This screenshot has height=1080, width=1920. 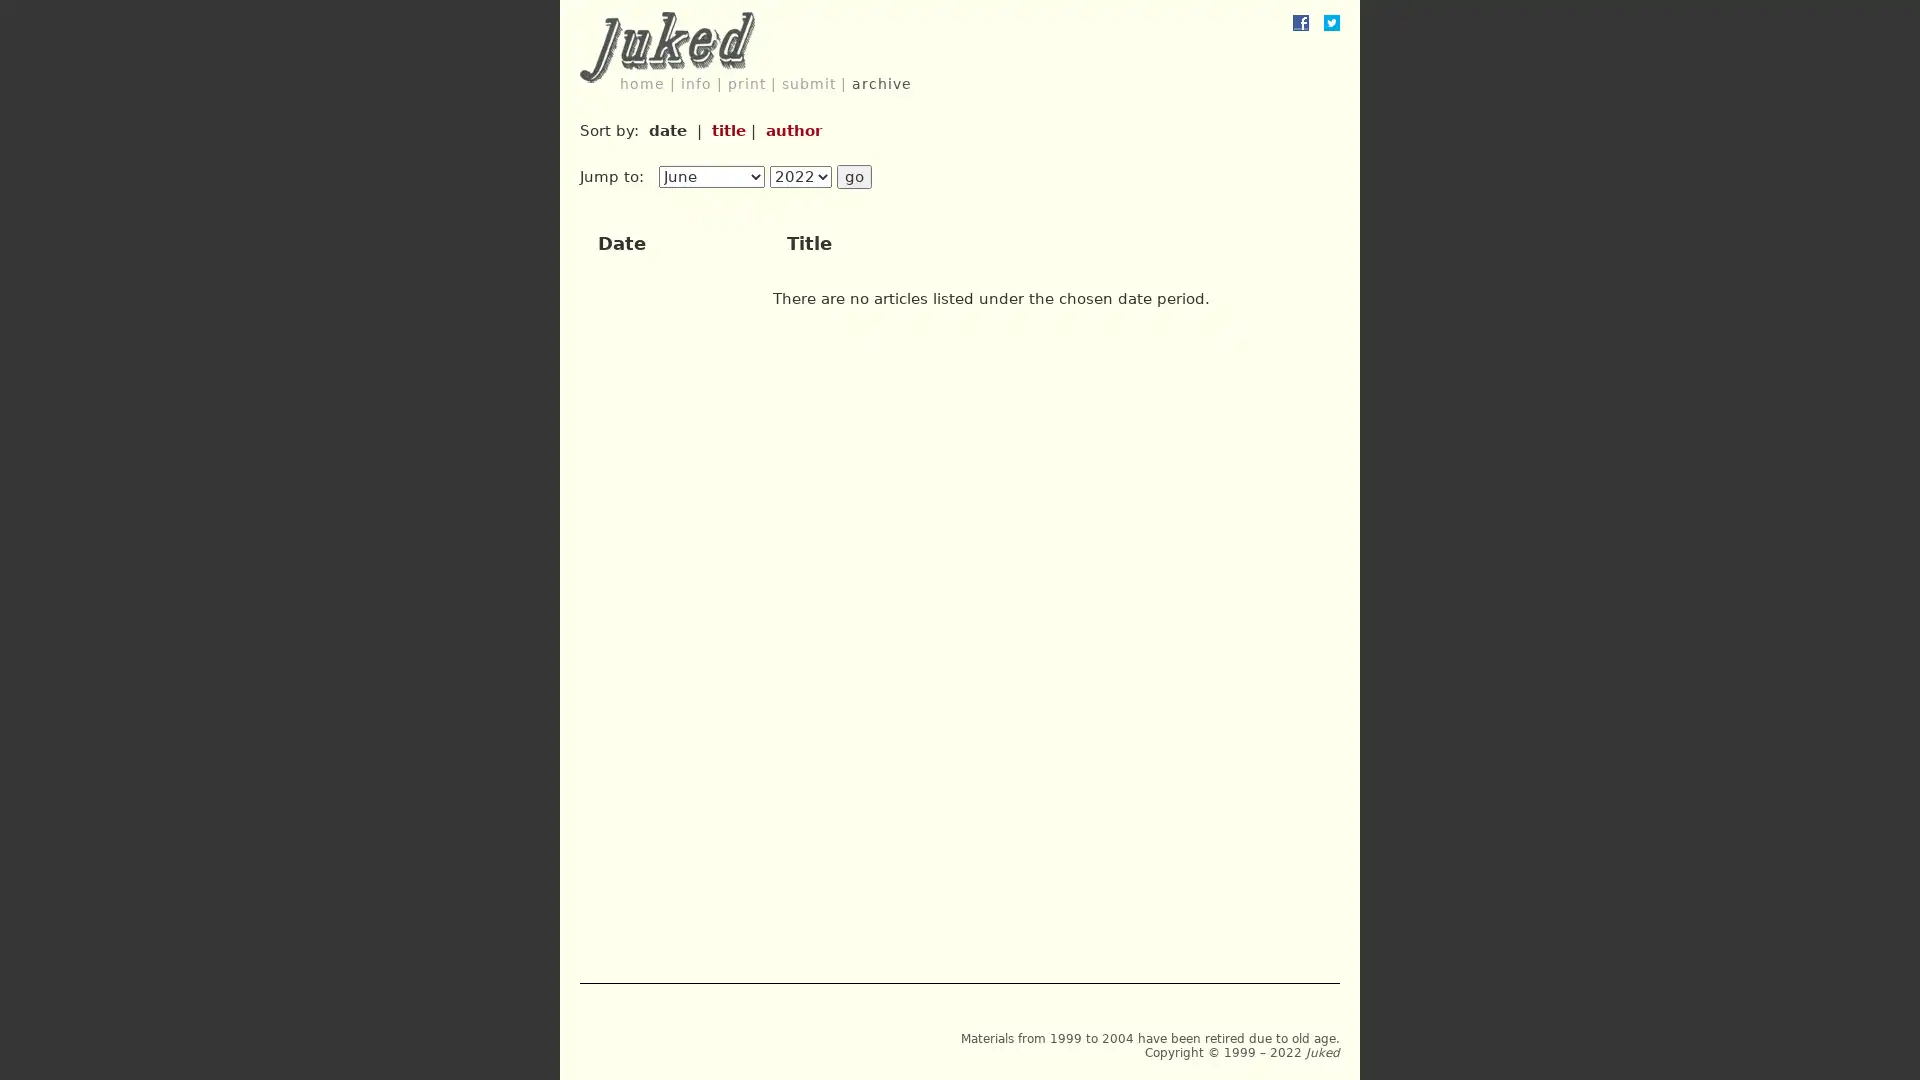 What do you see at coordinates (854, 176) in the screenshot?
I see `go` at bounding box center [854, 176].